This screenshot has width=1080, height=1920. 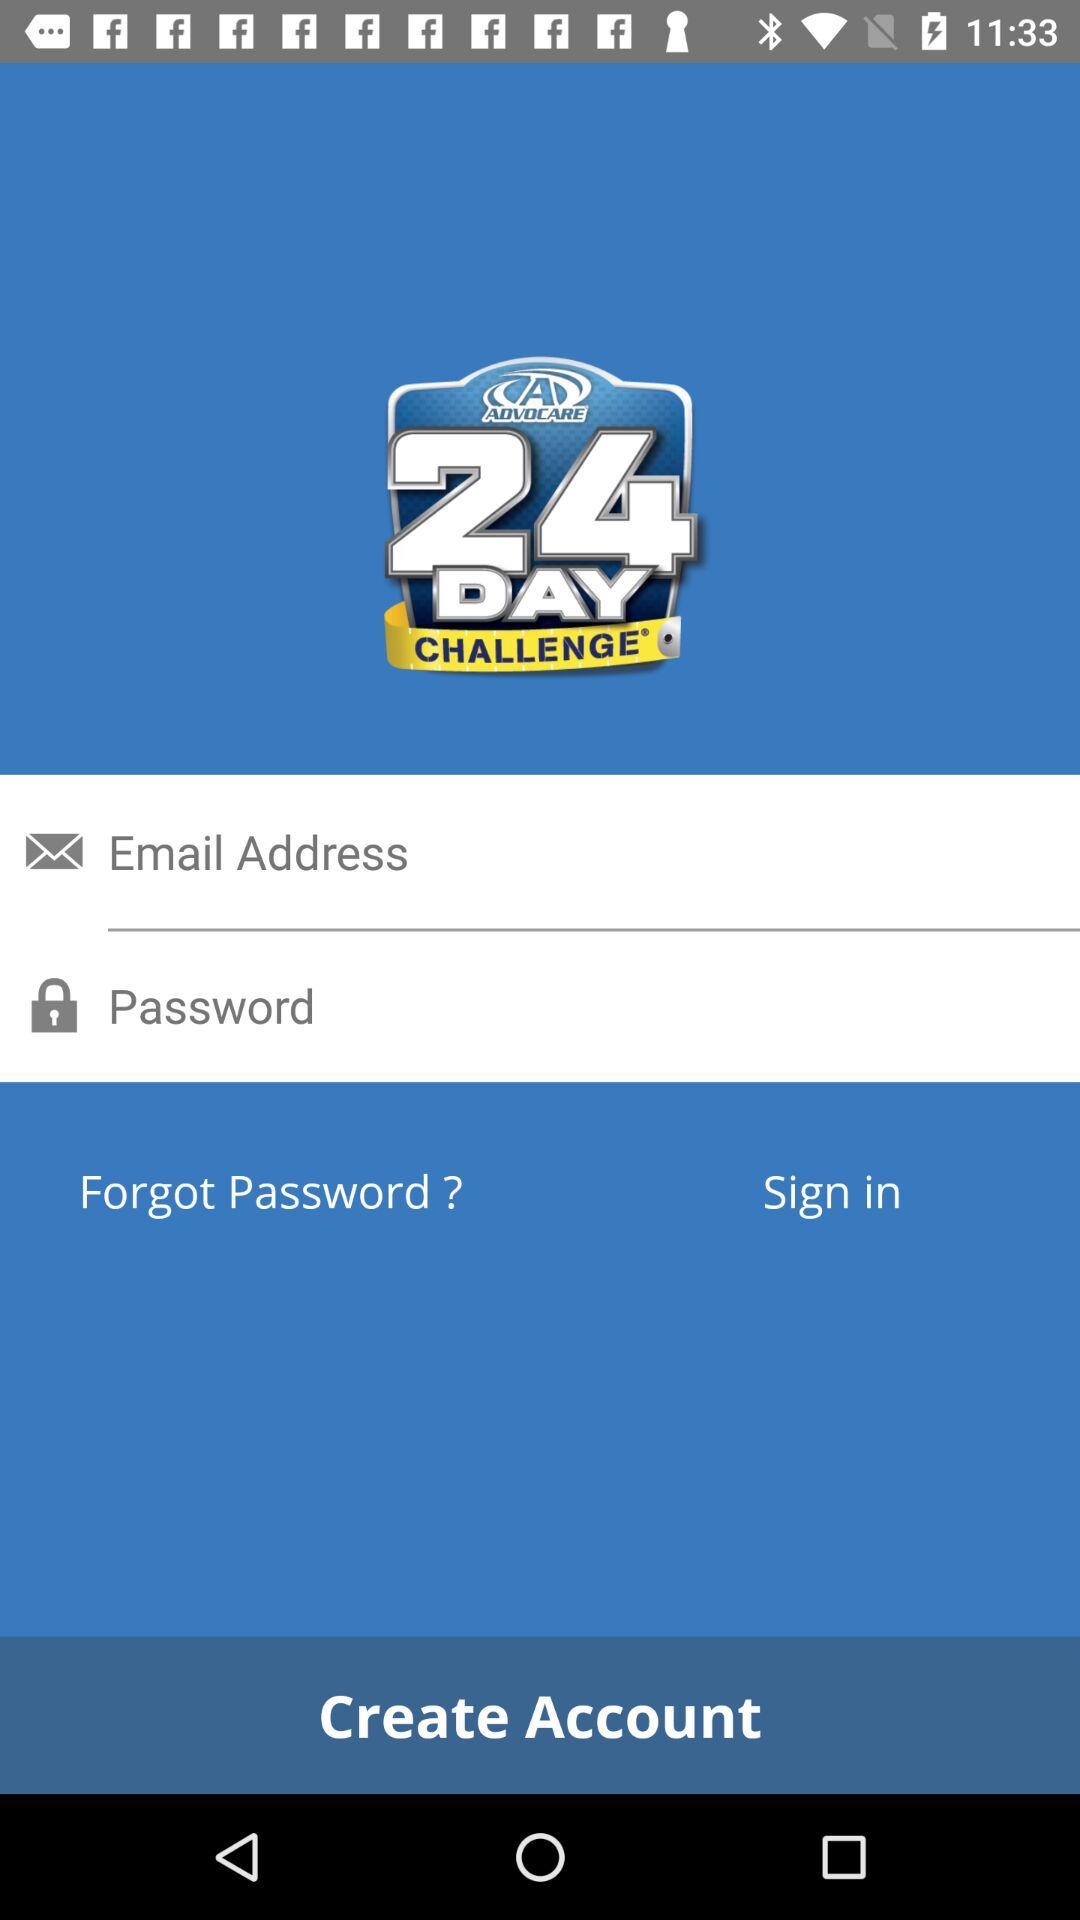 What do you see at coordinates (832, 1190) in the screenshot?
I see `item next to forgot password ?` at bounding box center [832, 1190].